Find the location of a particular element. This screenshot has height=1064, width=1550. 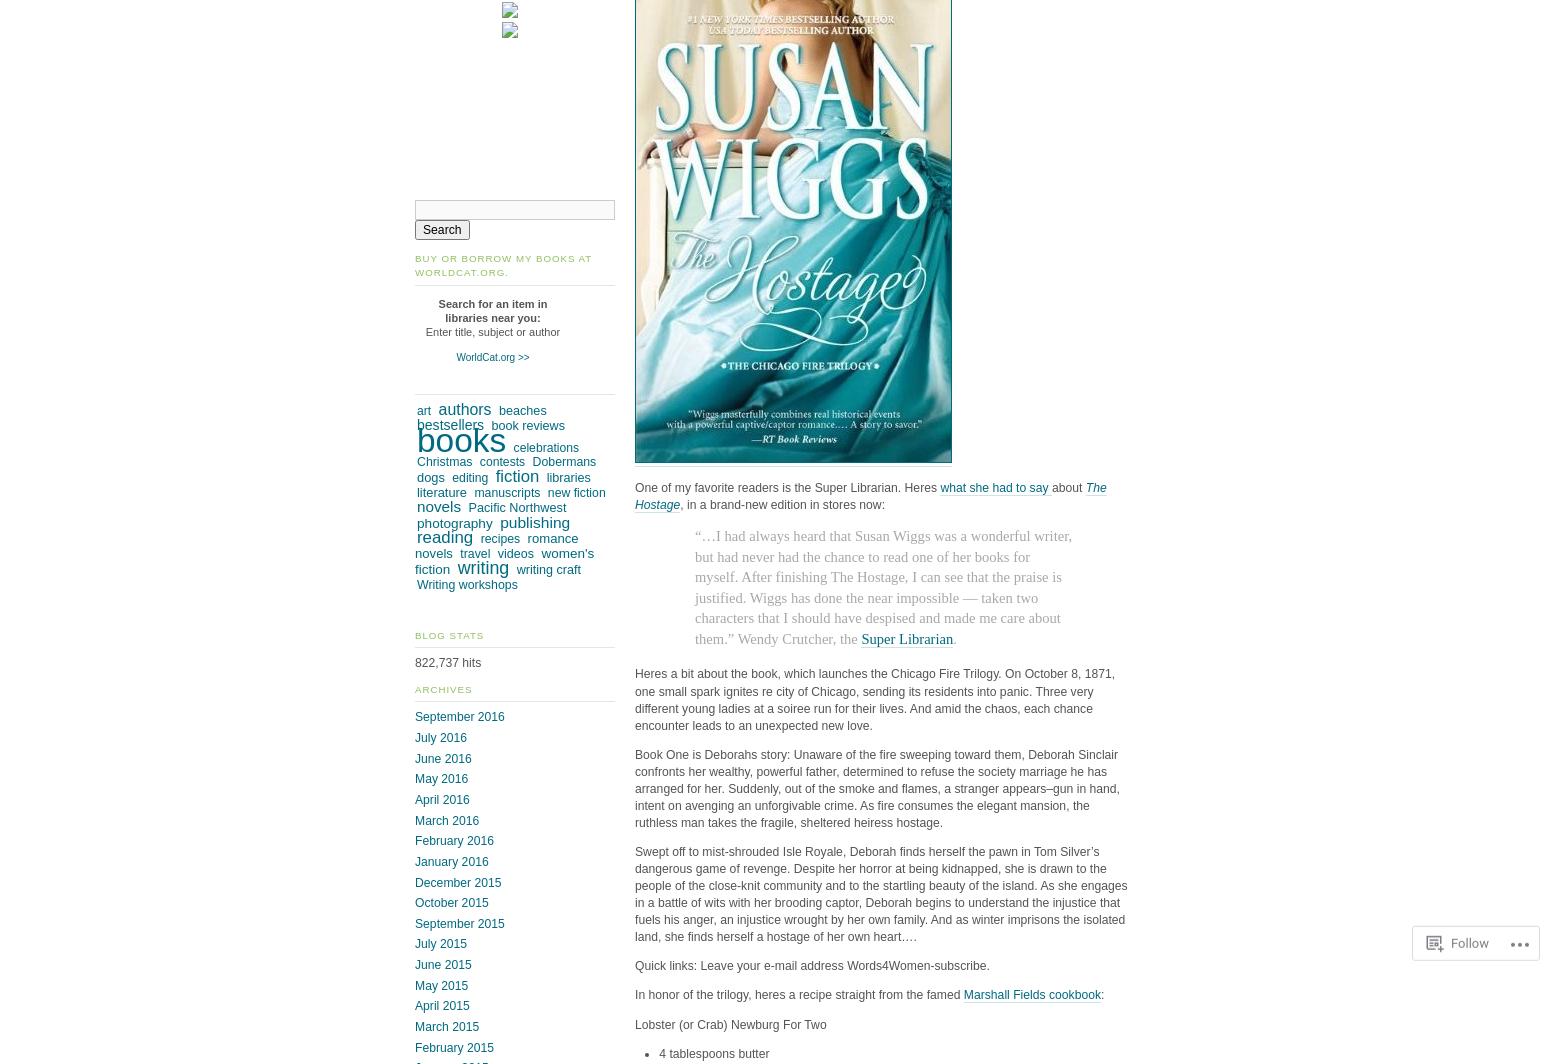

'WorldCat.org >>' is located at coordinates (456, 356).